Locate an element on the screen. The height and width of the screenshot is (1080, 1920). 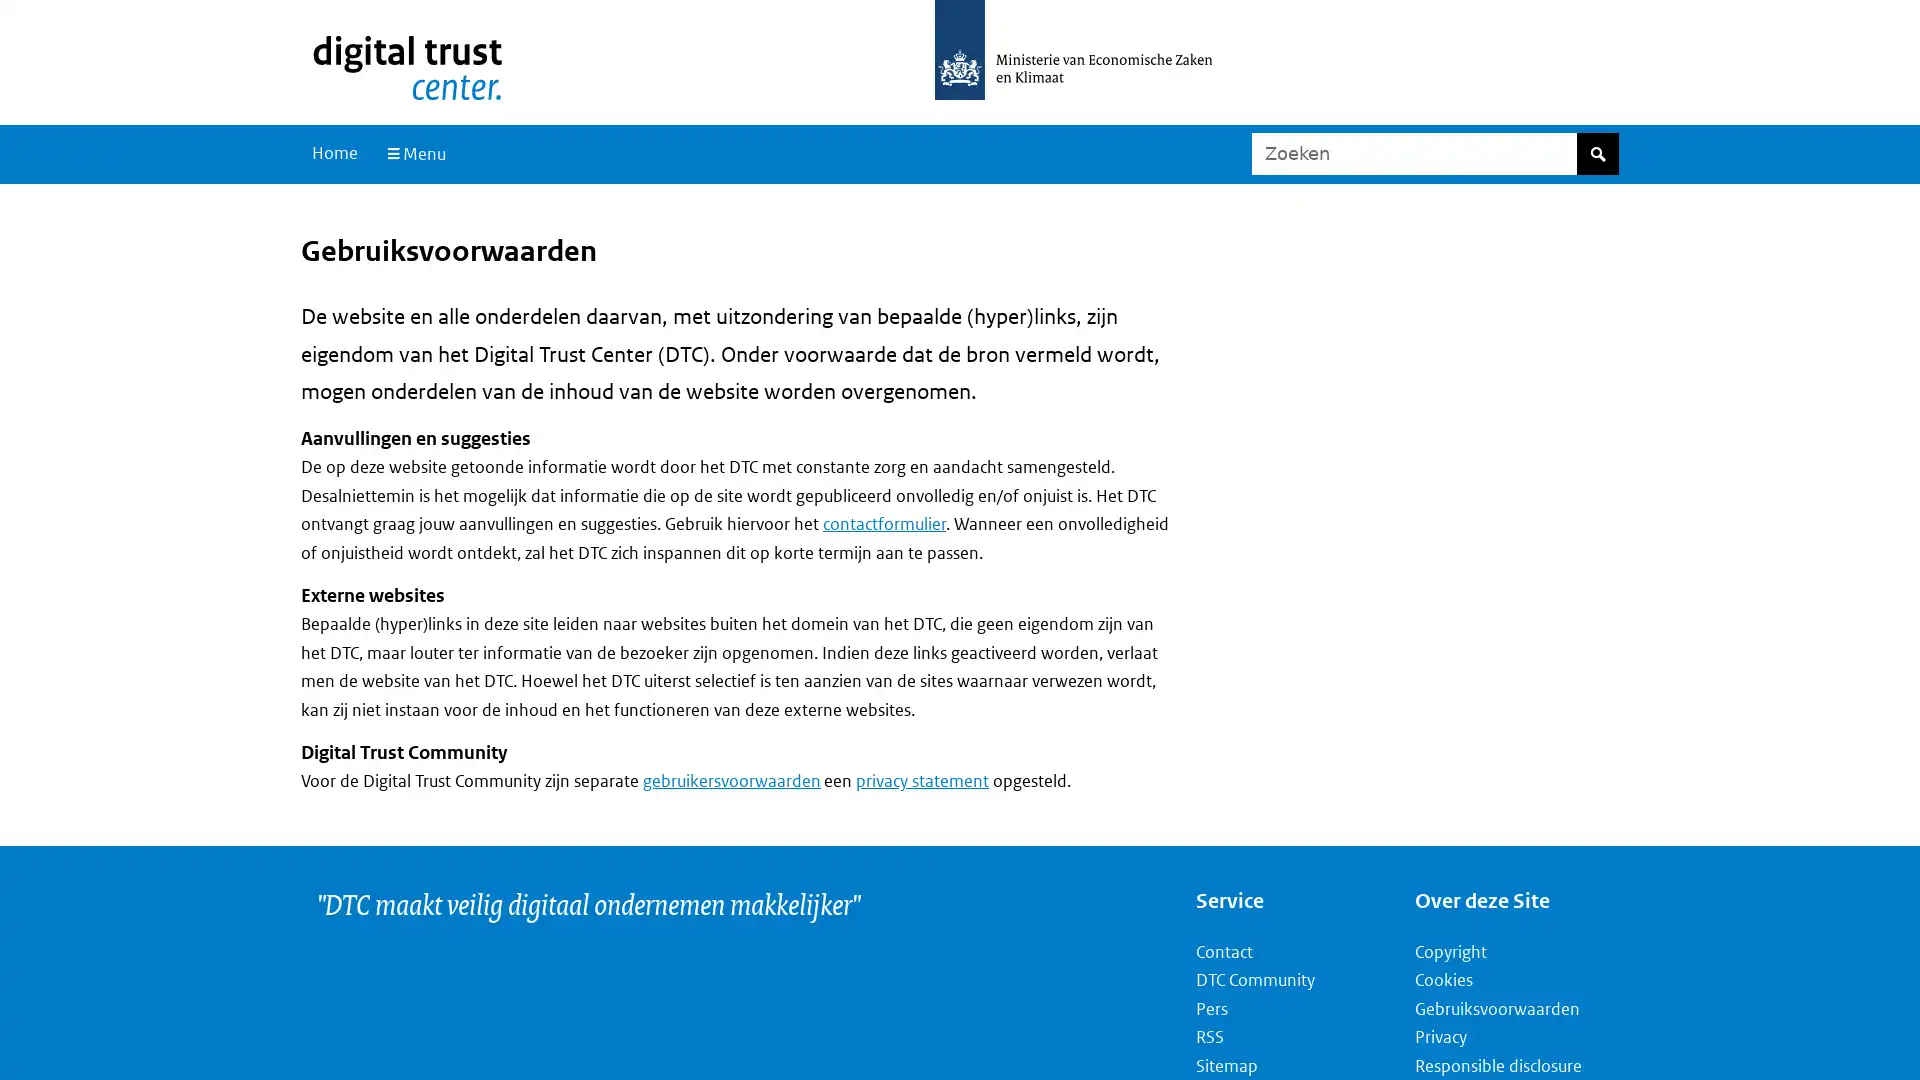
Toggle navigation is located at coordinates (413, 153).